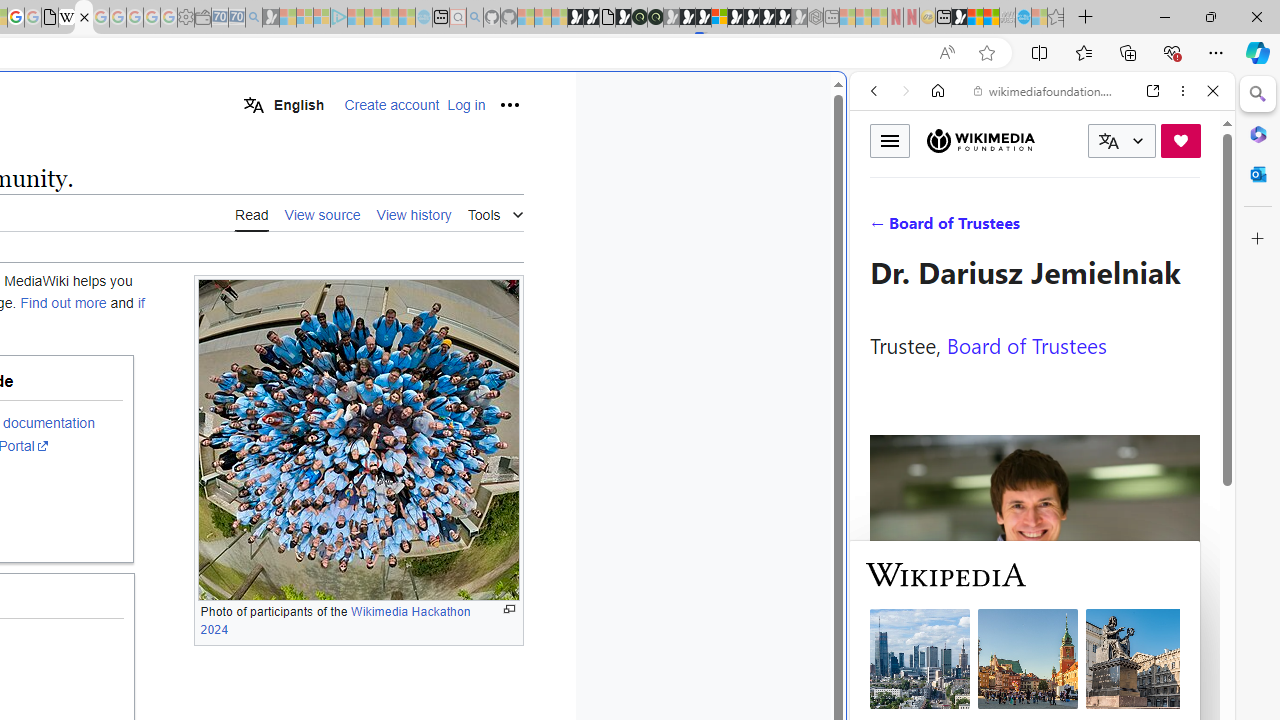 The height and width of the screenshot is (720, 1280). What do you see at coordinates (844, 102) in the screenshot?
I see `'Close split screen'` at bounding box center [844, 102].